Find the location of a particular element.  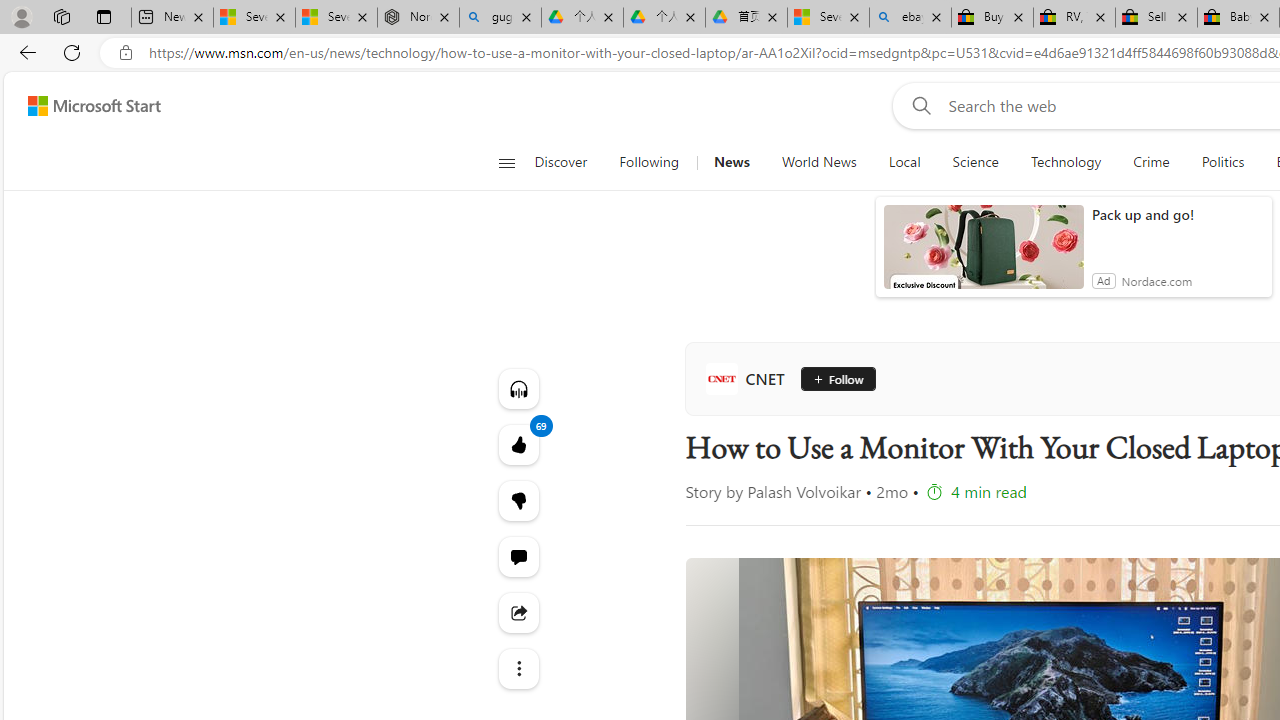

'Crime' is located at coordinates (1152, 162).